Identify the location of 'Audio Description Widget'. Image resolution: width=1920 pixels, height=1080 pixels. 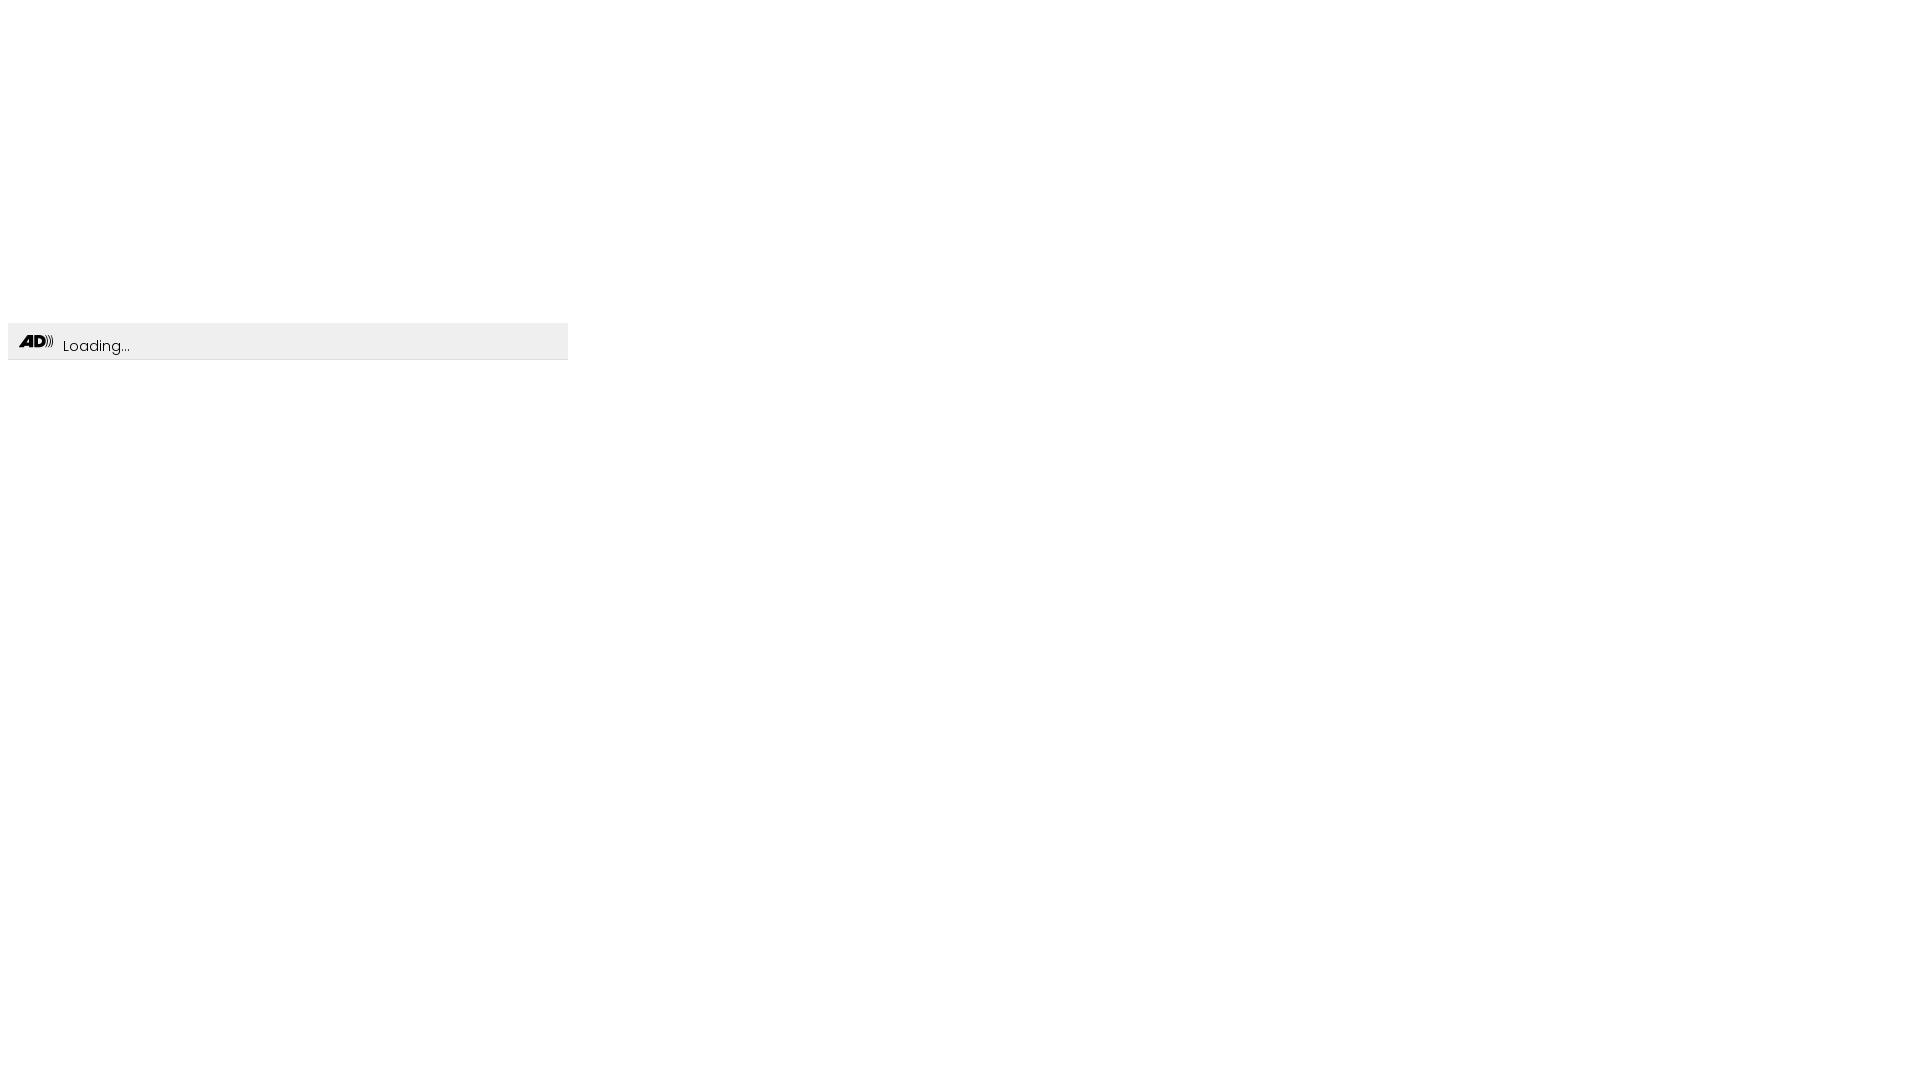
(35, 341).